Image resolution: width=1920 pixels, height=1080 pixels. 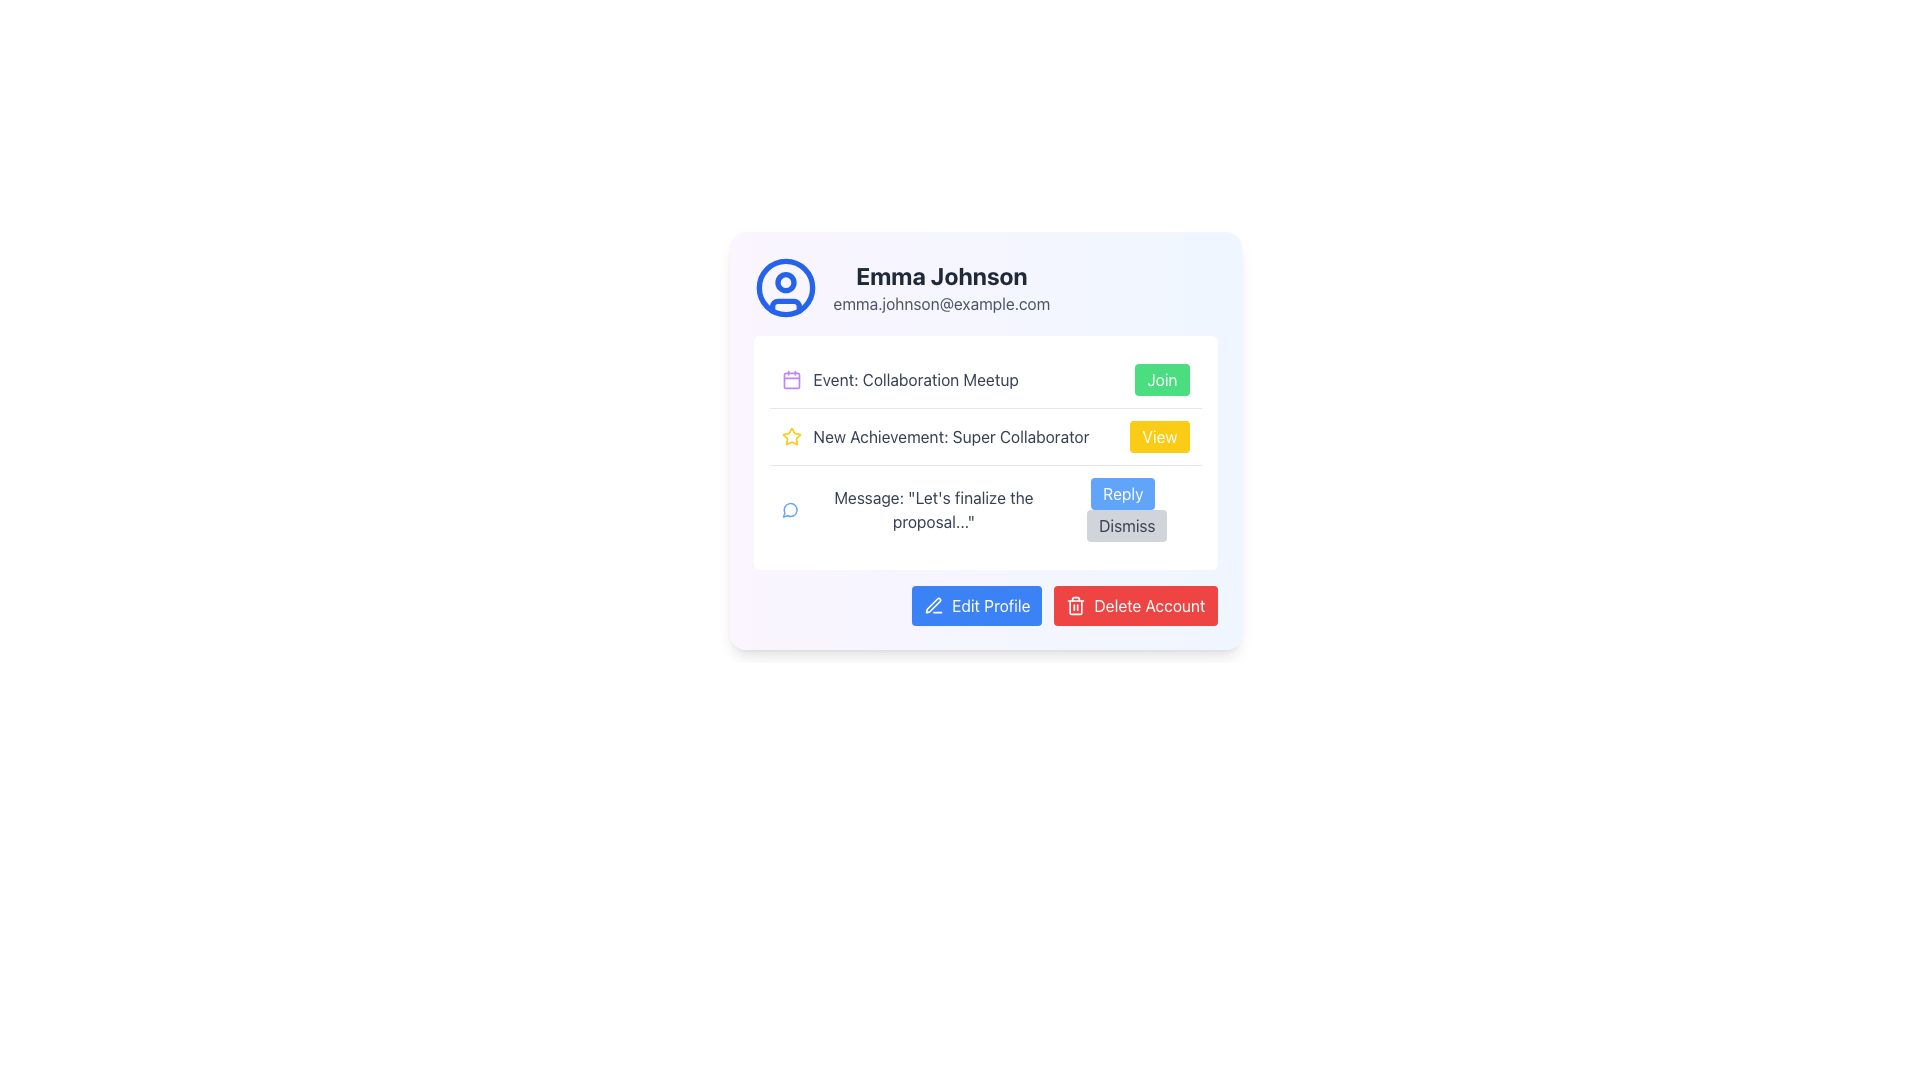 I want to click on the text display that shows the user's name and email address to focus on user details, so click(x=940, y=288).